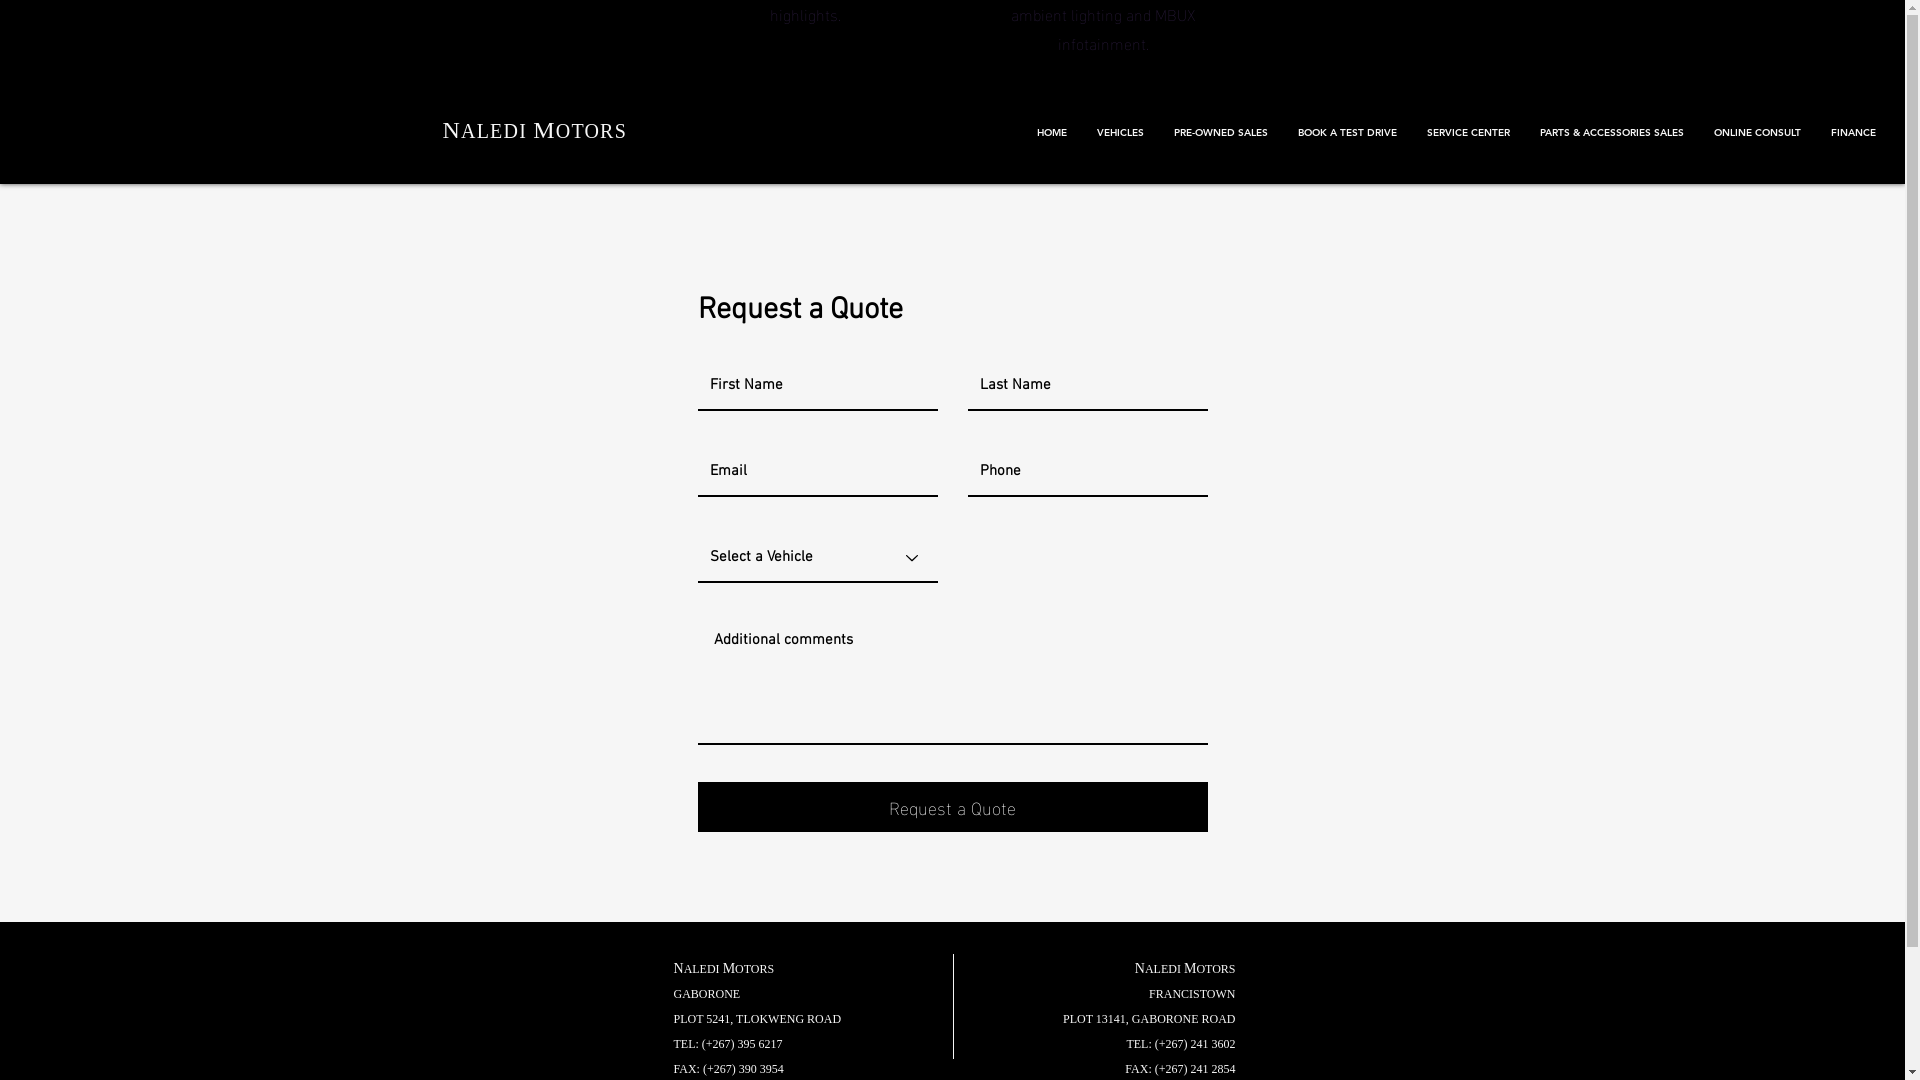  What do you see at coordinates (534, 130) in the screenshot?
I see `'NALEDI MOTORS'` at bounding box center [534, 130].